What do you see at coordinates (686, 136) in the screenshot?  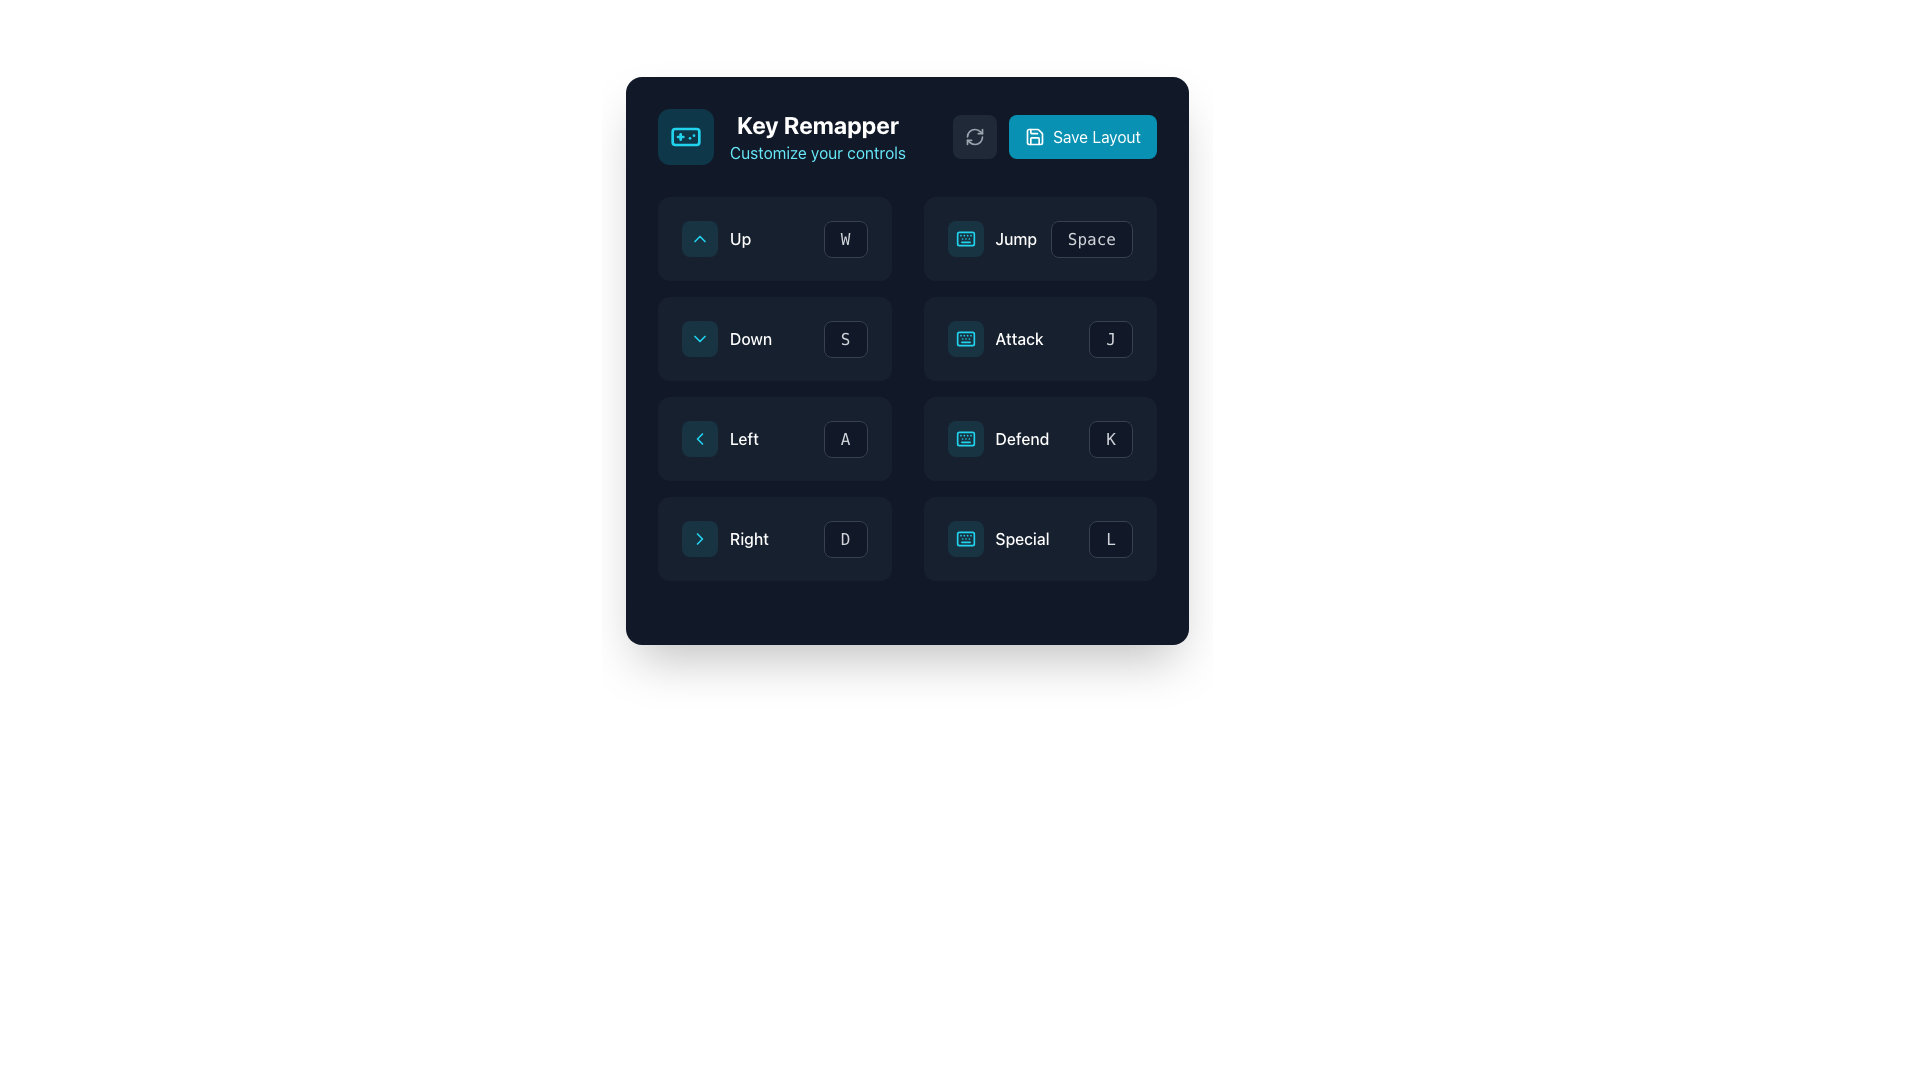 I see `the game controller icon with a cyan outline located in the top-left corner of the 'Key Remapper' card, positioned to the left of the title text` at bounding box center [686, 136].